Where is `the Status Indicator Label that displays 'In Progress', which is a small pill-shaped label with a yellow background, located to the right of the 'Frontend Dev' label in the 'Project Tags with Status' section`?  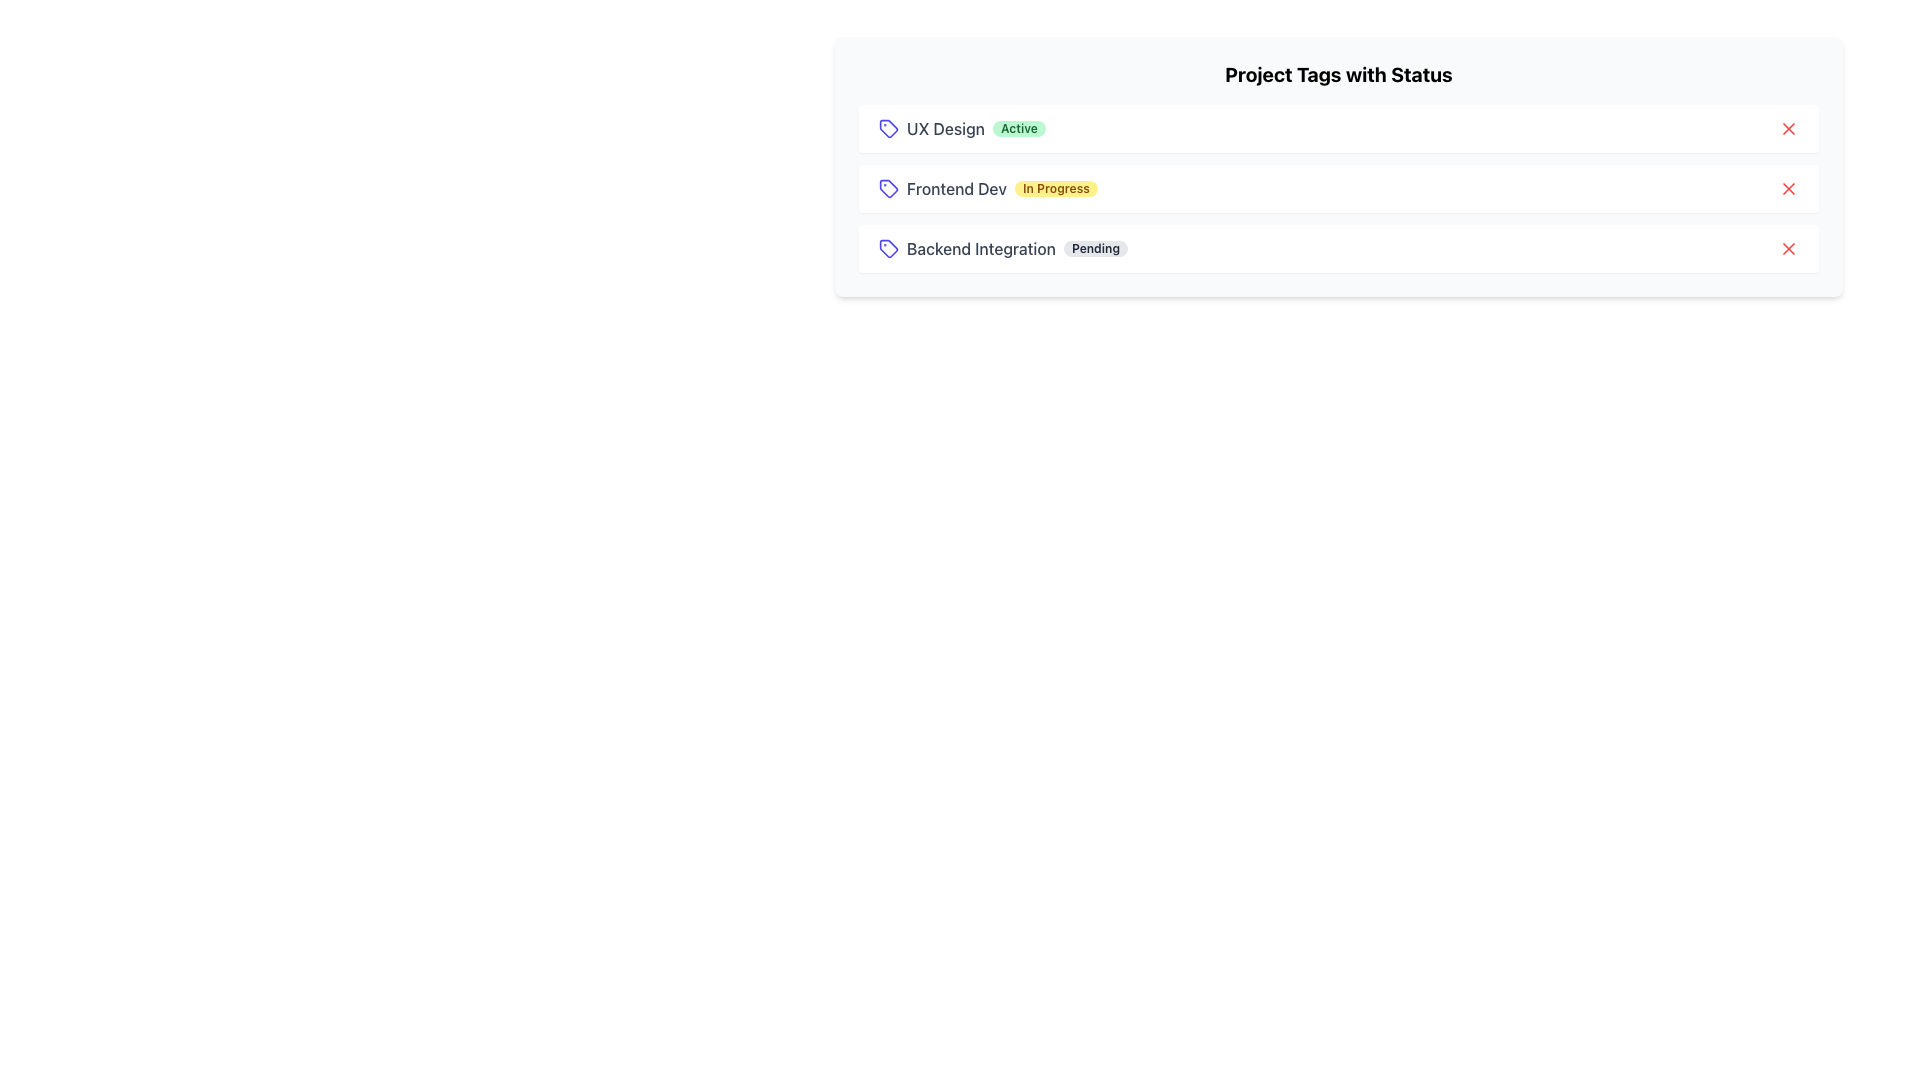
the Status Indicator Label that displays 'In Progress', which is a small pill-shaped label with a yellow background, located to the right of the 'Frontend Dev' label in the 'Project Tags with Status' section is located at coordinates (1055, 189).